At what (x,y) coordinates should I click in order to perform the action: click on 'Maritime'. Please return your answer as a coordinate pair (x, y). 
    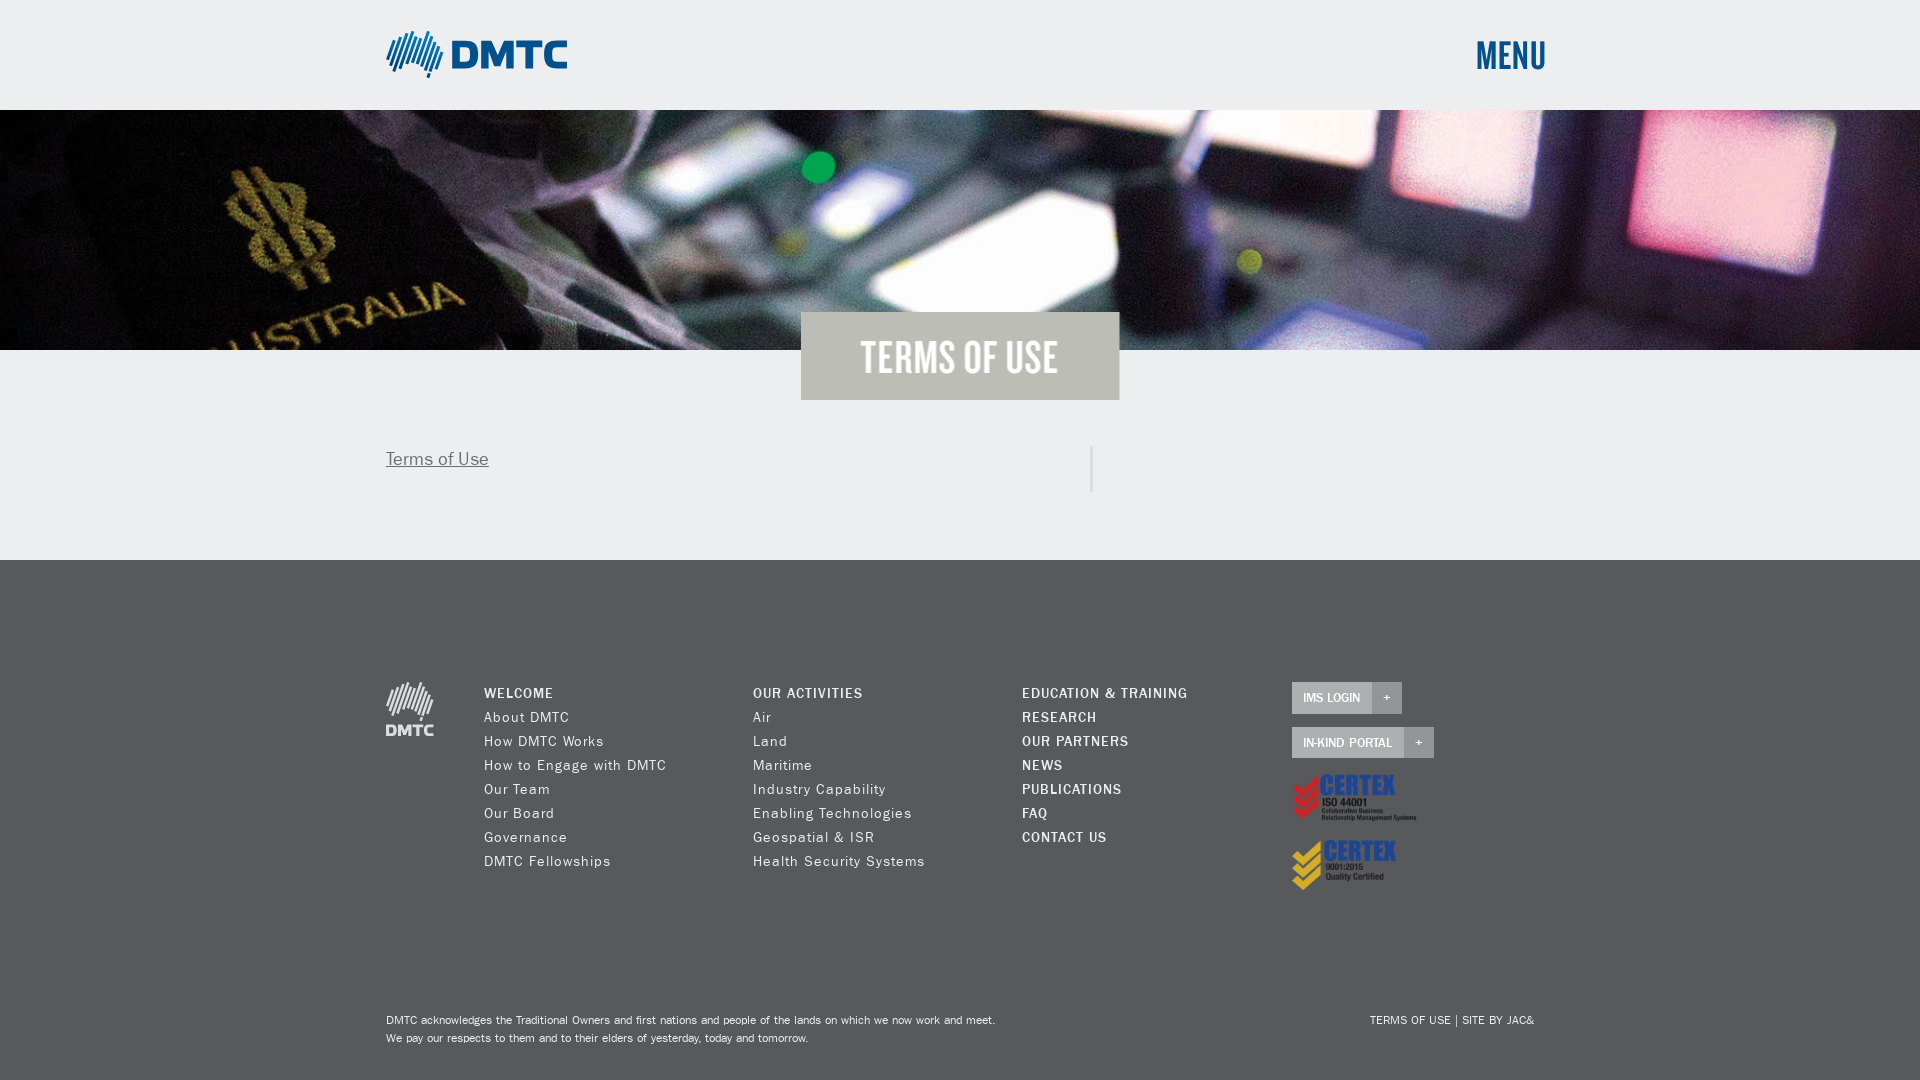
    Looking at the image, I should click on (781, 765).